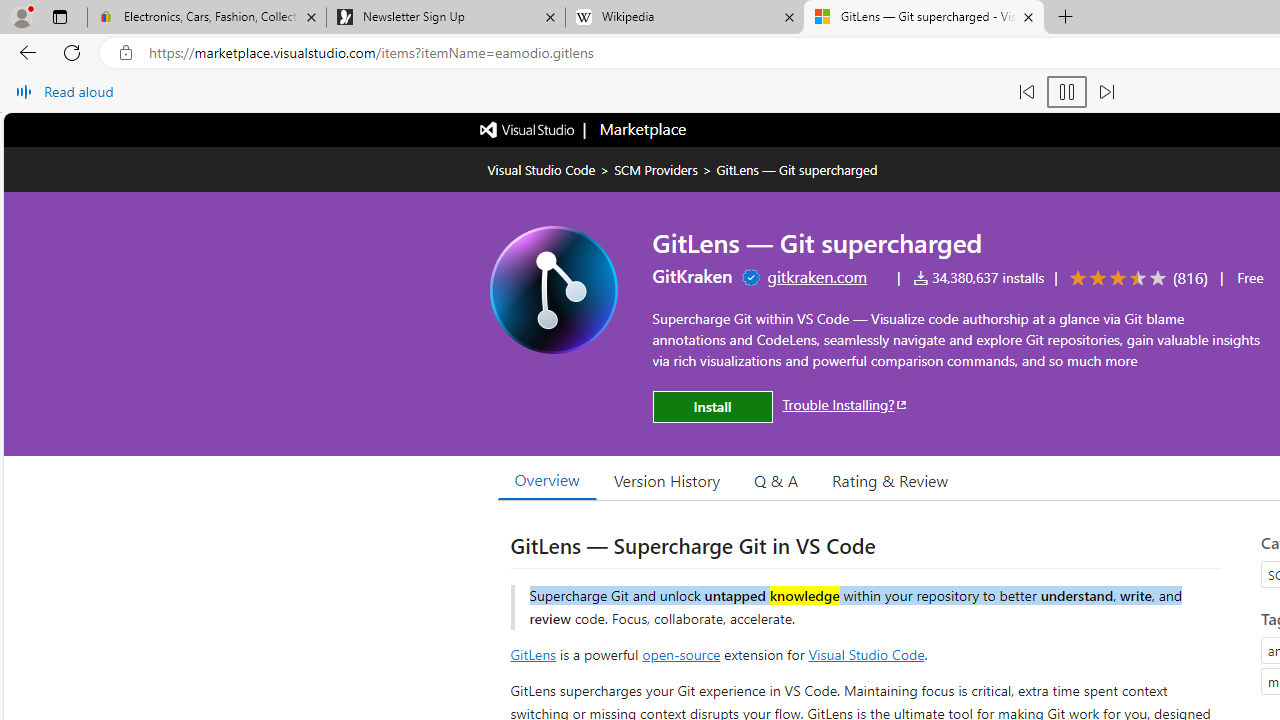 Image resolution: width=1280 pixels, height=720 pixels. I want to click on 'SCM Providers', so click(656, 168).